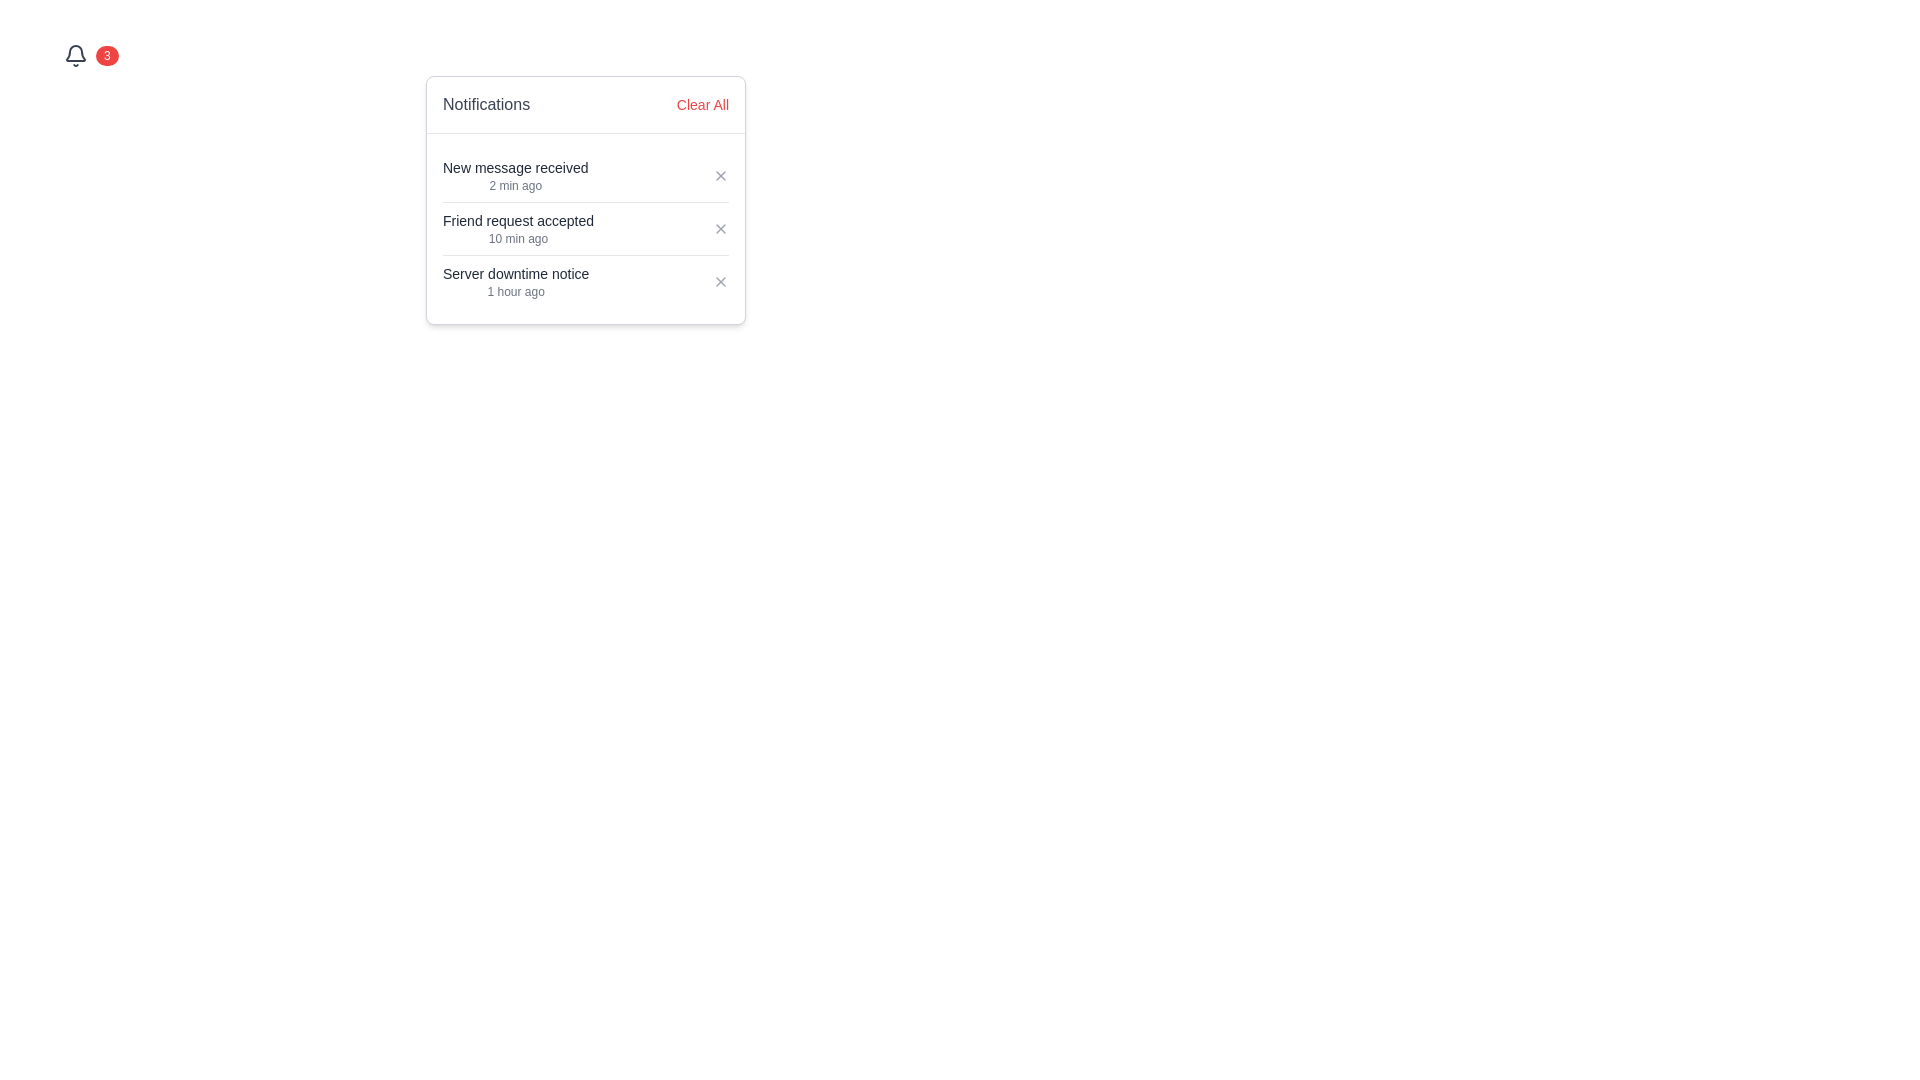 This screenshot has width=1920, height=1080. I want to click on the 'Notifications' text label styled in gray font and medium weight, located at the top-left of the notification panel, so click(486, 104).